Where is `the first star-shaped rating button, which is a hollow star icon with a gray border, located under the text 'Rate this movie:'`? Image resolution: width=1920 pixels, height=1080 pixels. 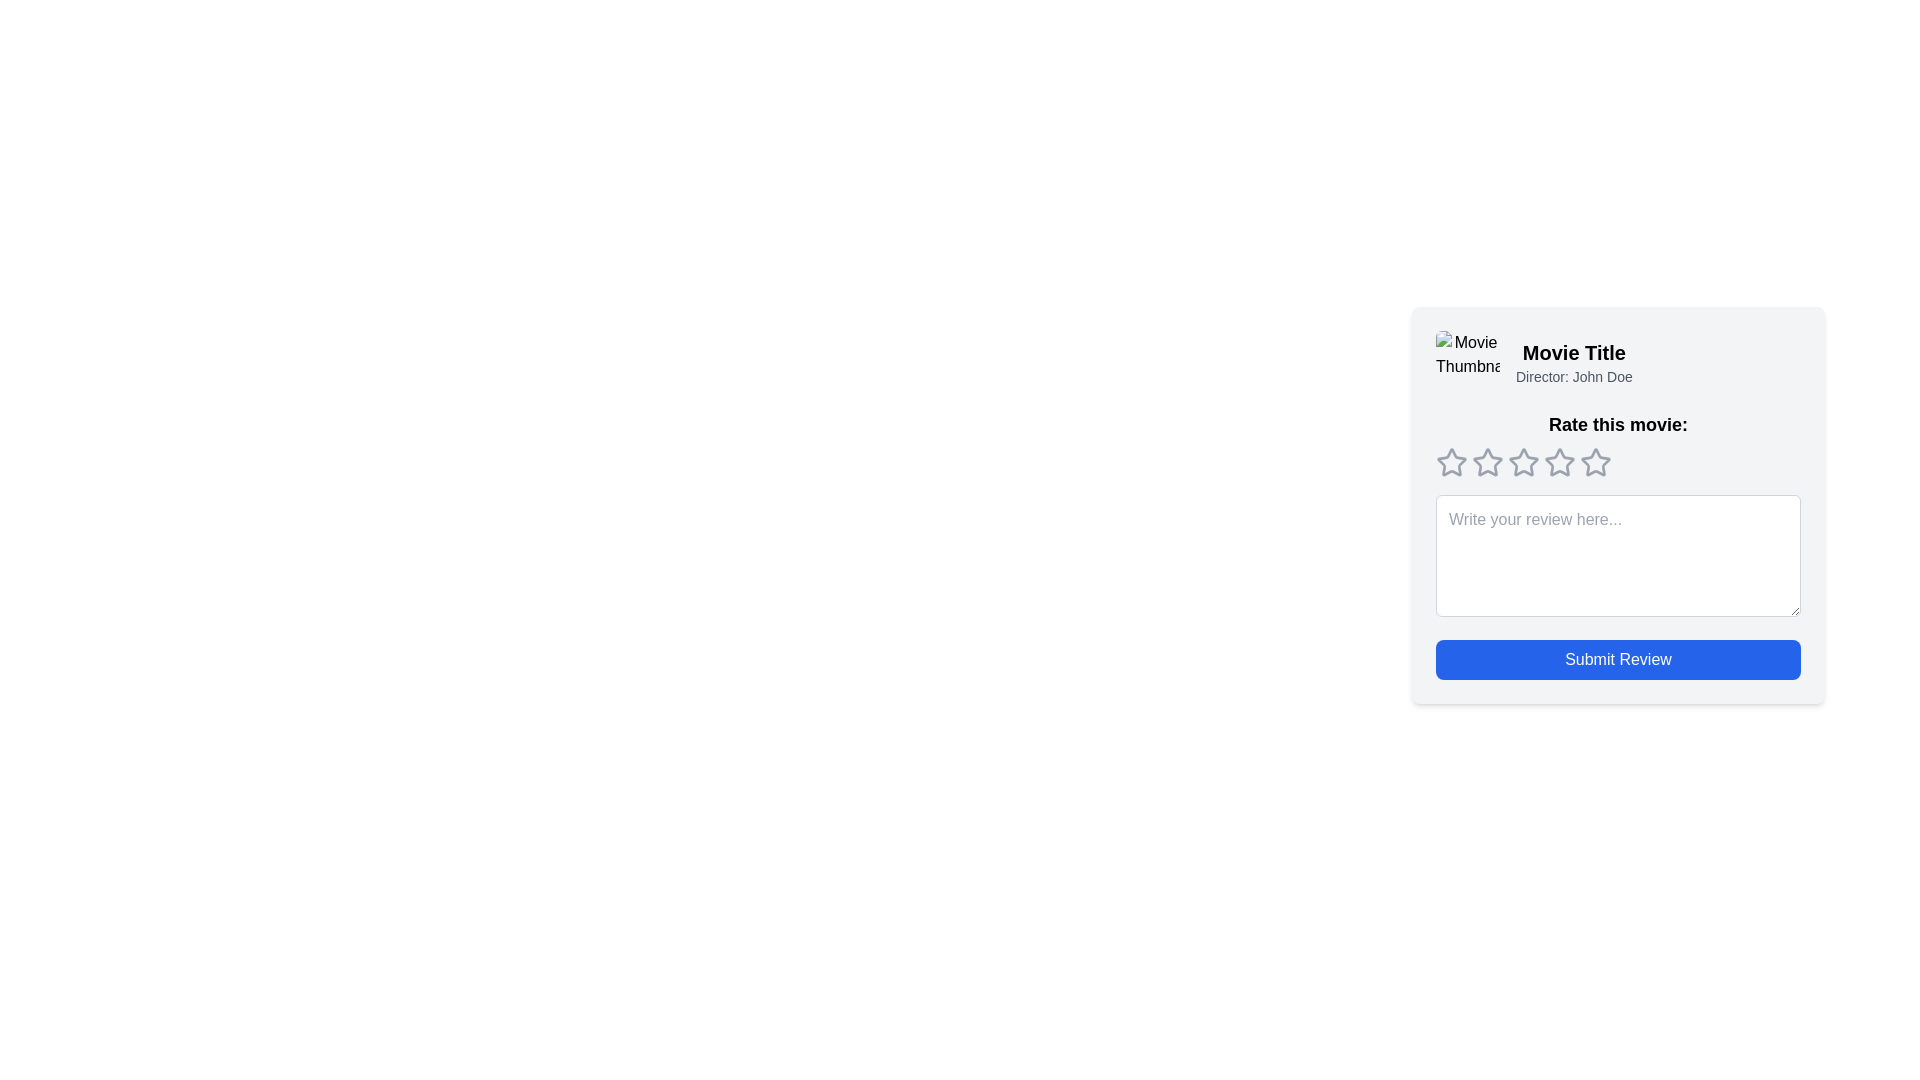
the first star-shaped rating button, which is a hollow star icon with a gray border, located under the text 'Rate this movie:' is located at coordinates (1451, 462).